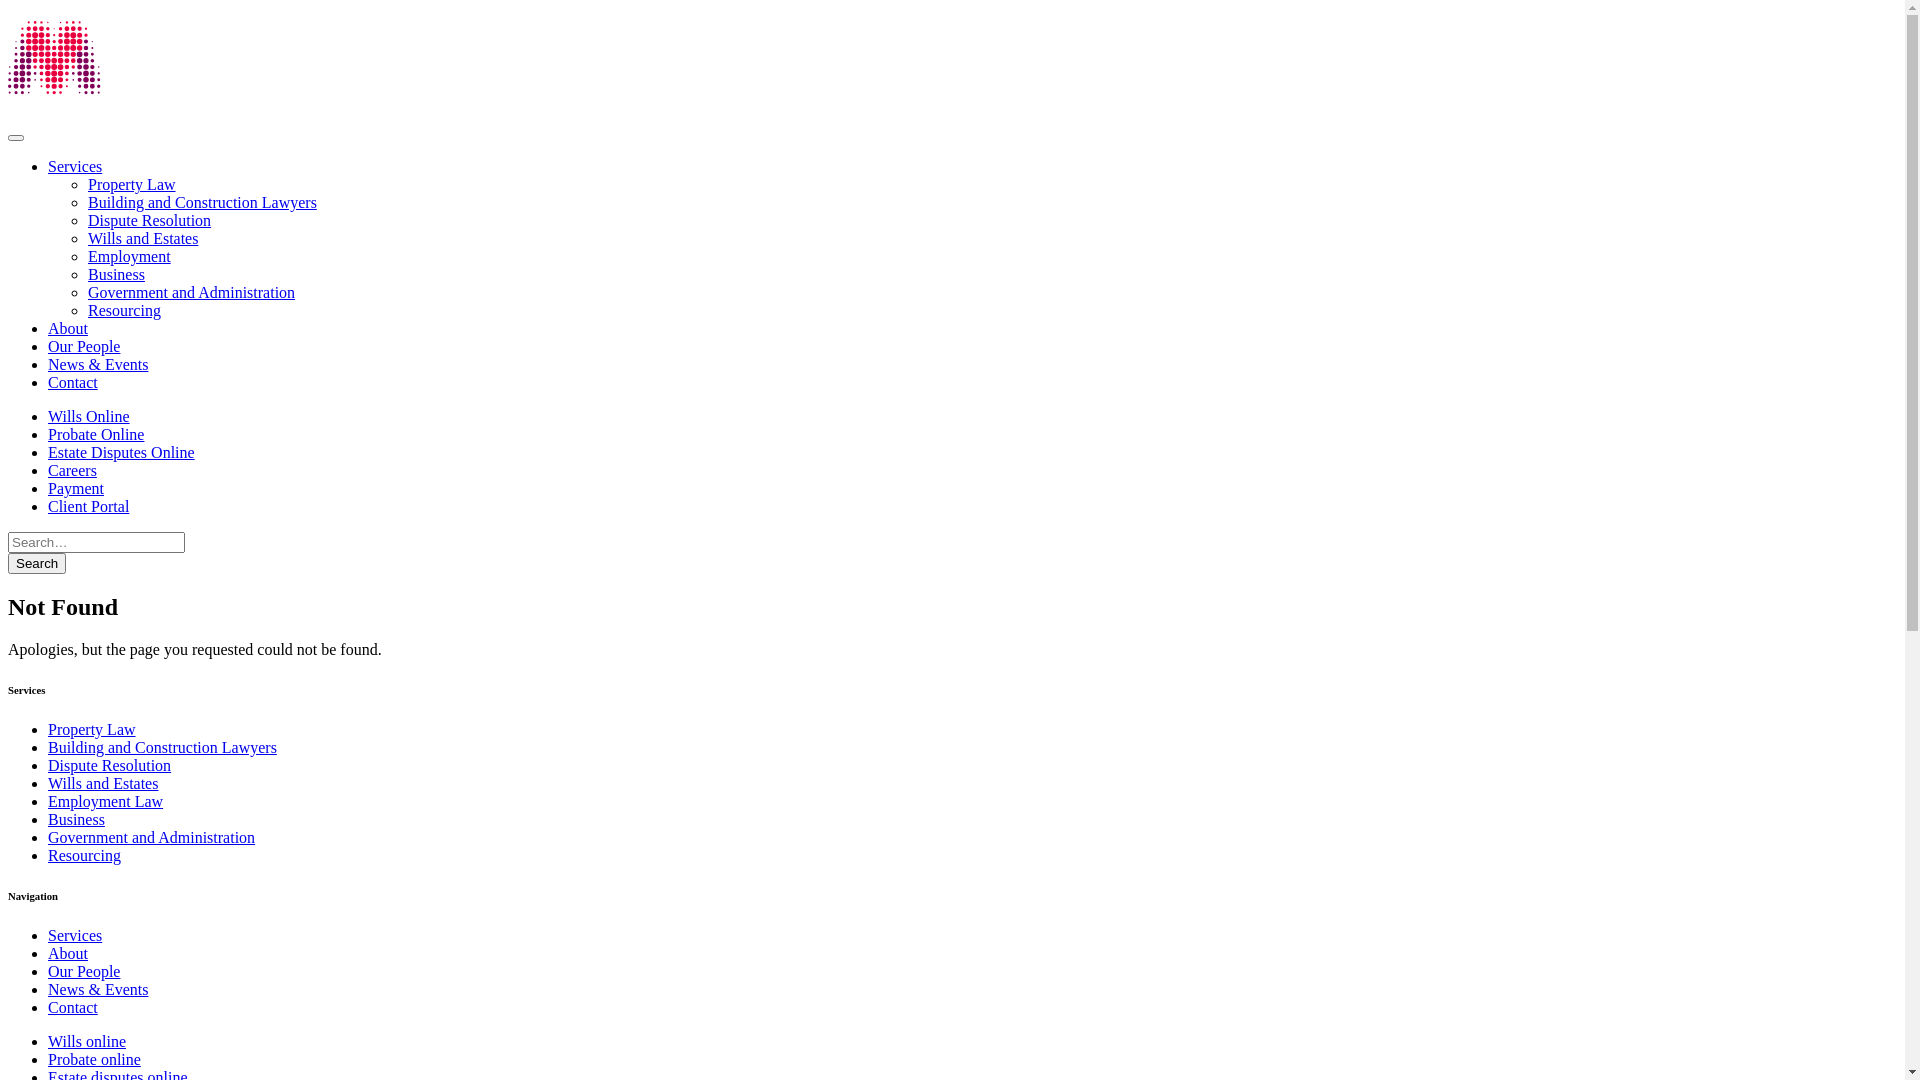  Describe the element at coordinates (37, 563) in the screenshot. I see `'Search'` at that location.